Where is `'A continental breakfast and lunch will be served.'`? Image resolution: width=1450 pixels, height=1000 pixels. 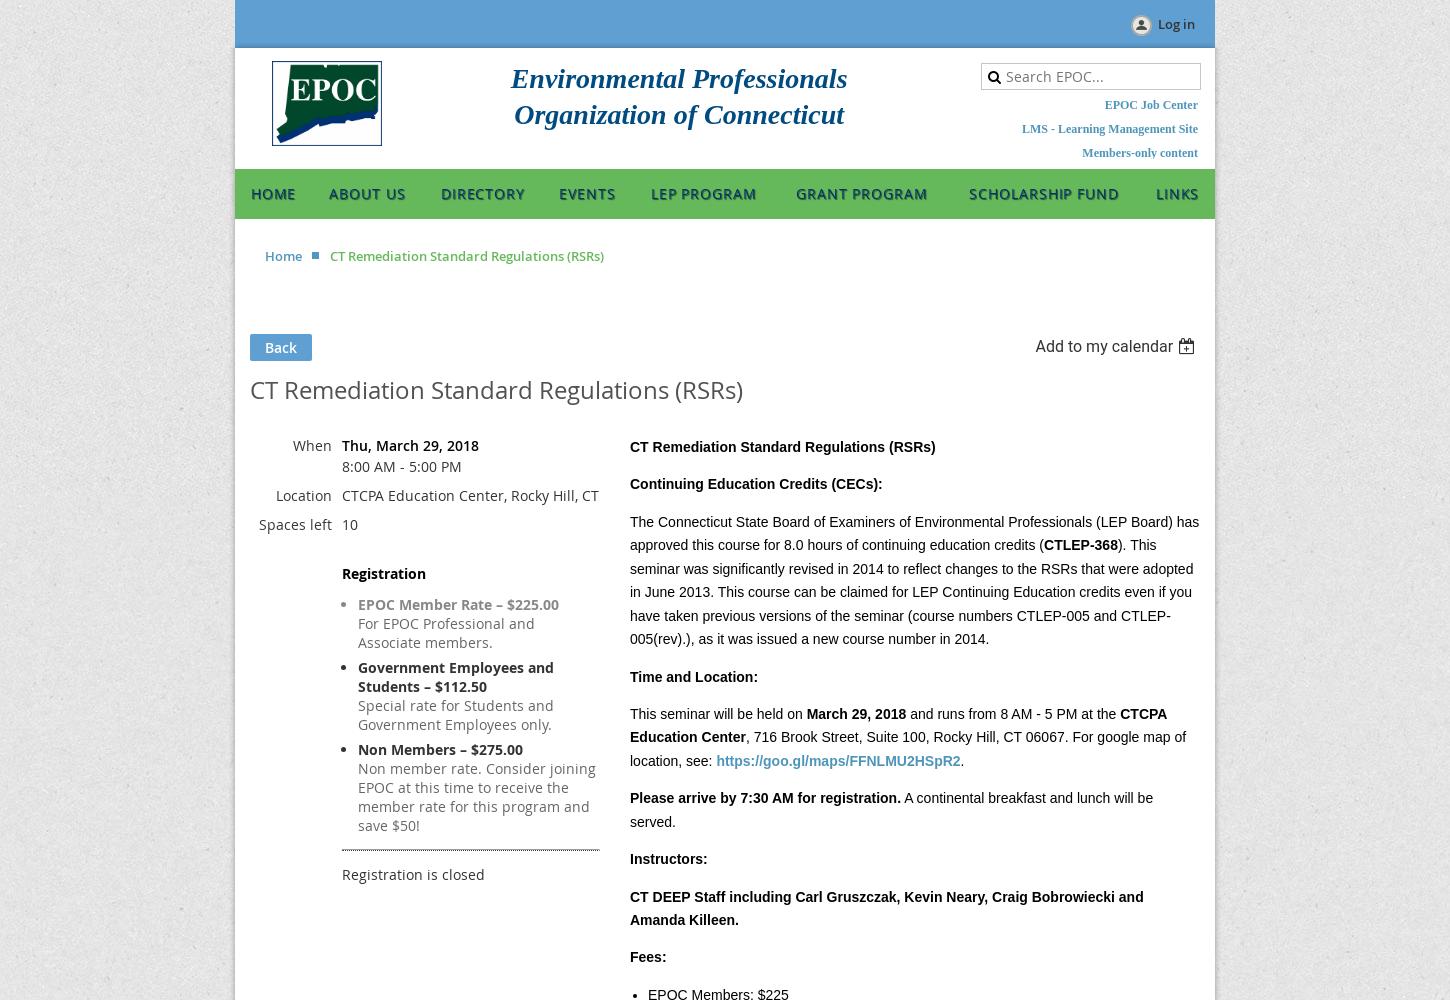
'A continental breakfast and lunch will be served.' is located at coordinates (890, 809).